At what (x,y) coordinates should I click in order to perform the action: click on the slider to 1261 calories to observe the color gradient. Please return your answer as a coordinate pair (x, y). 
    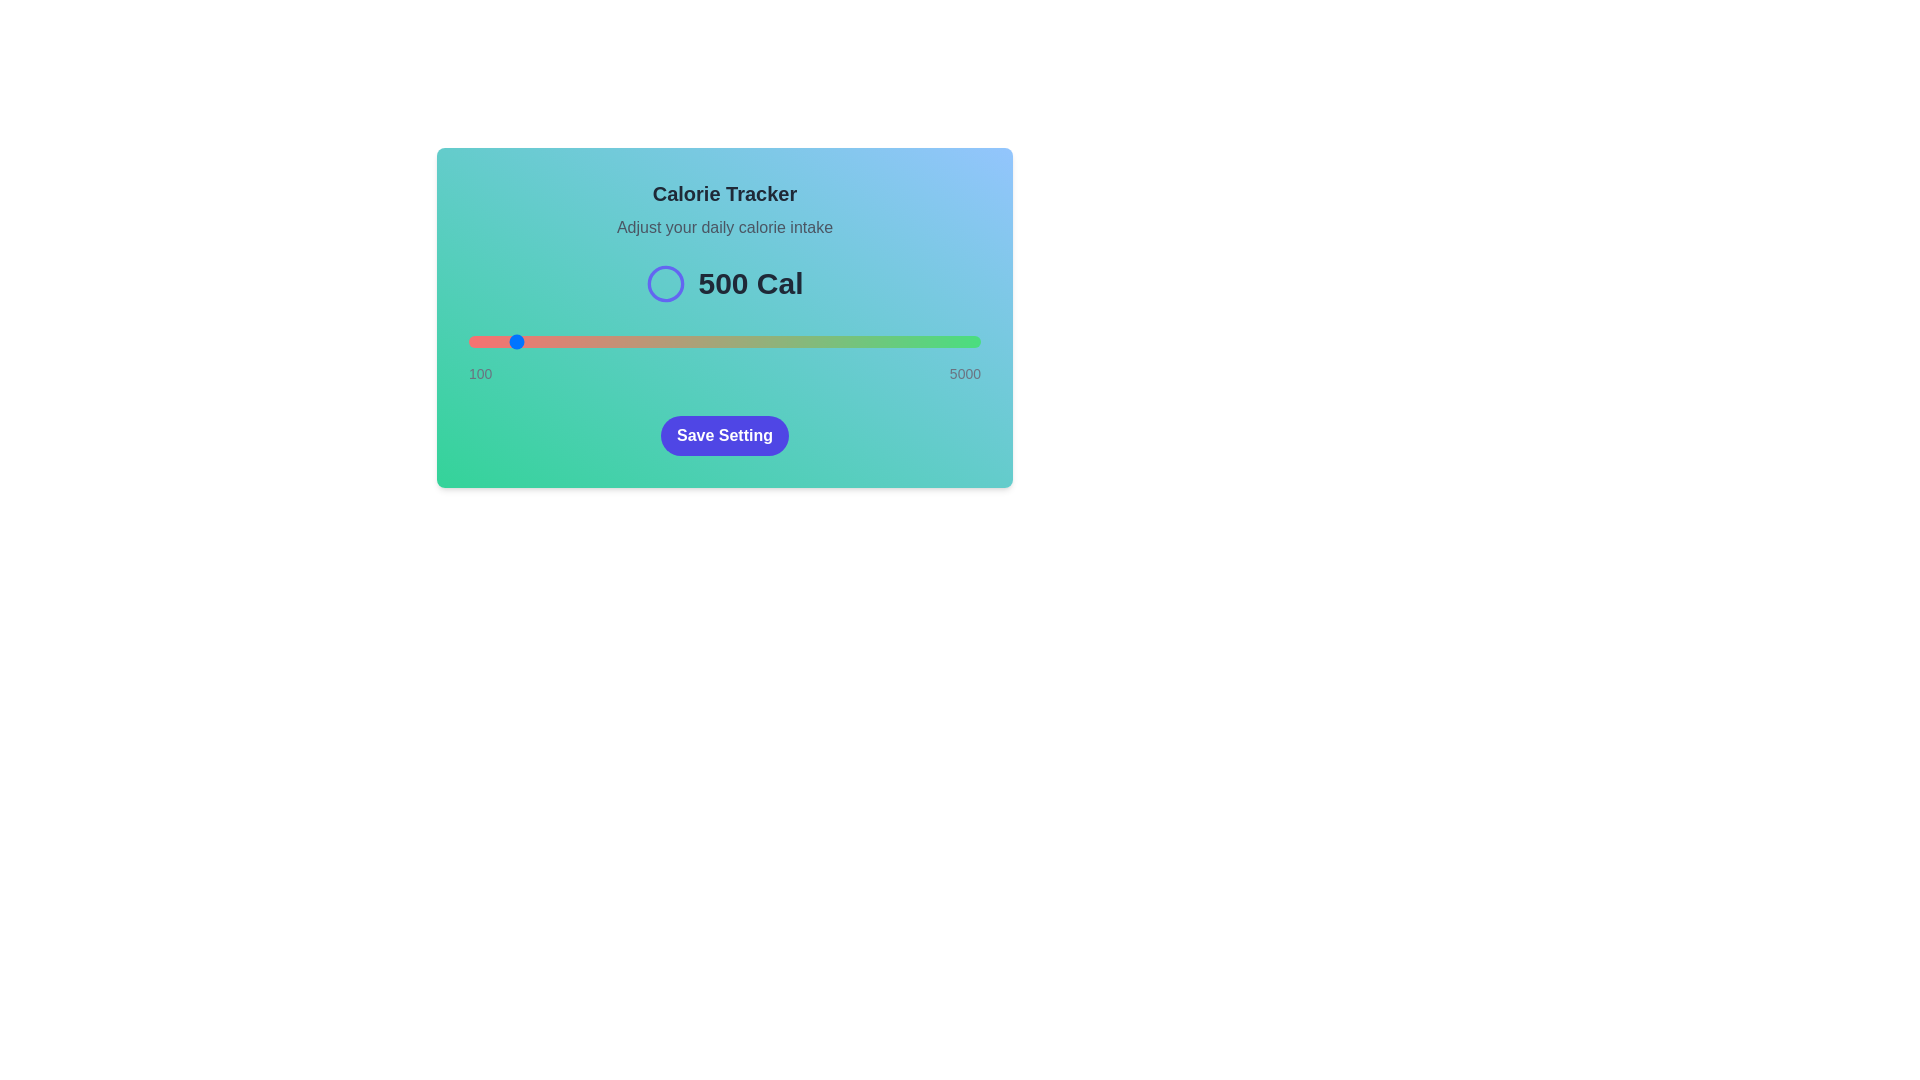
    Looking at the image, I should click on (589, 341).